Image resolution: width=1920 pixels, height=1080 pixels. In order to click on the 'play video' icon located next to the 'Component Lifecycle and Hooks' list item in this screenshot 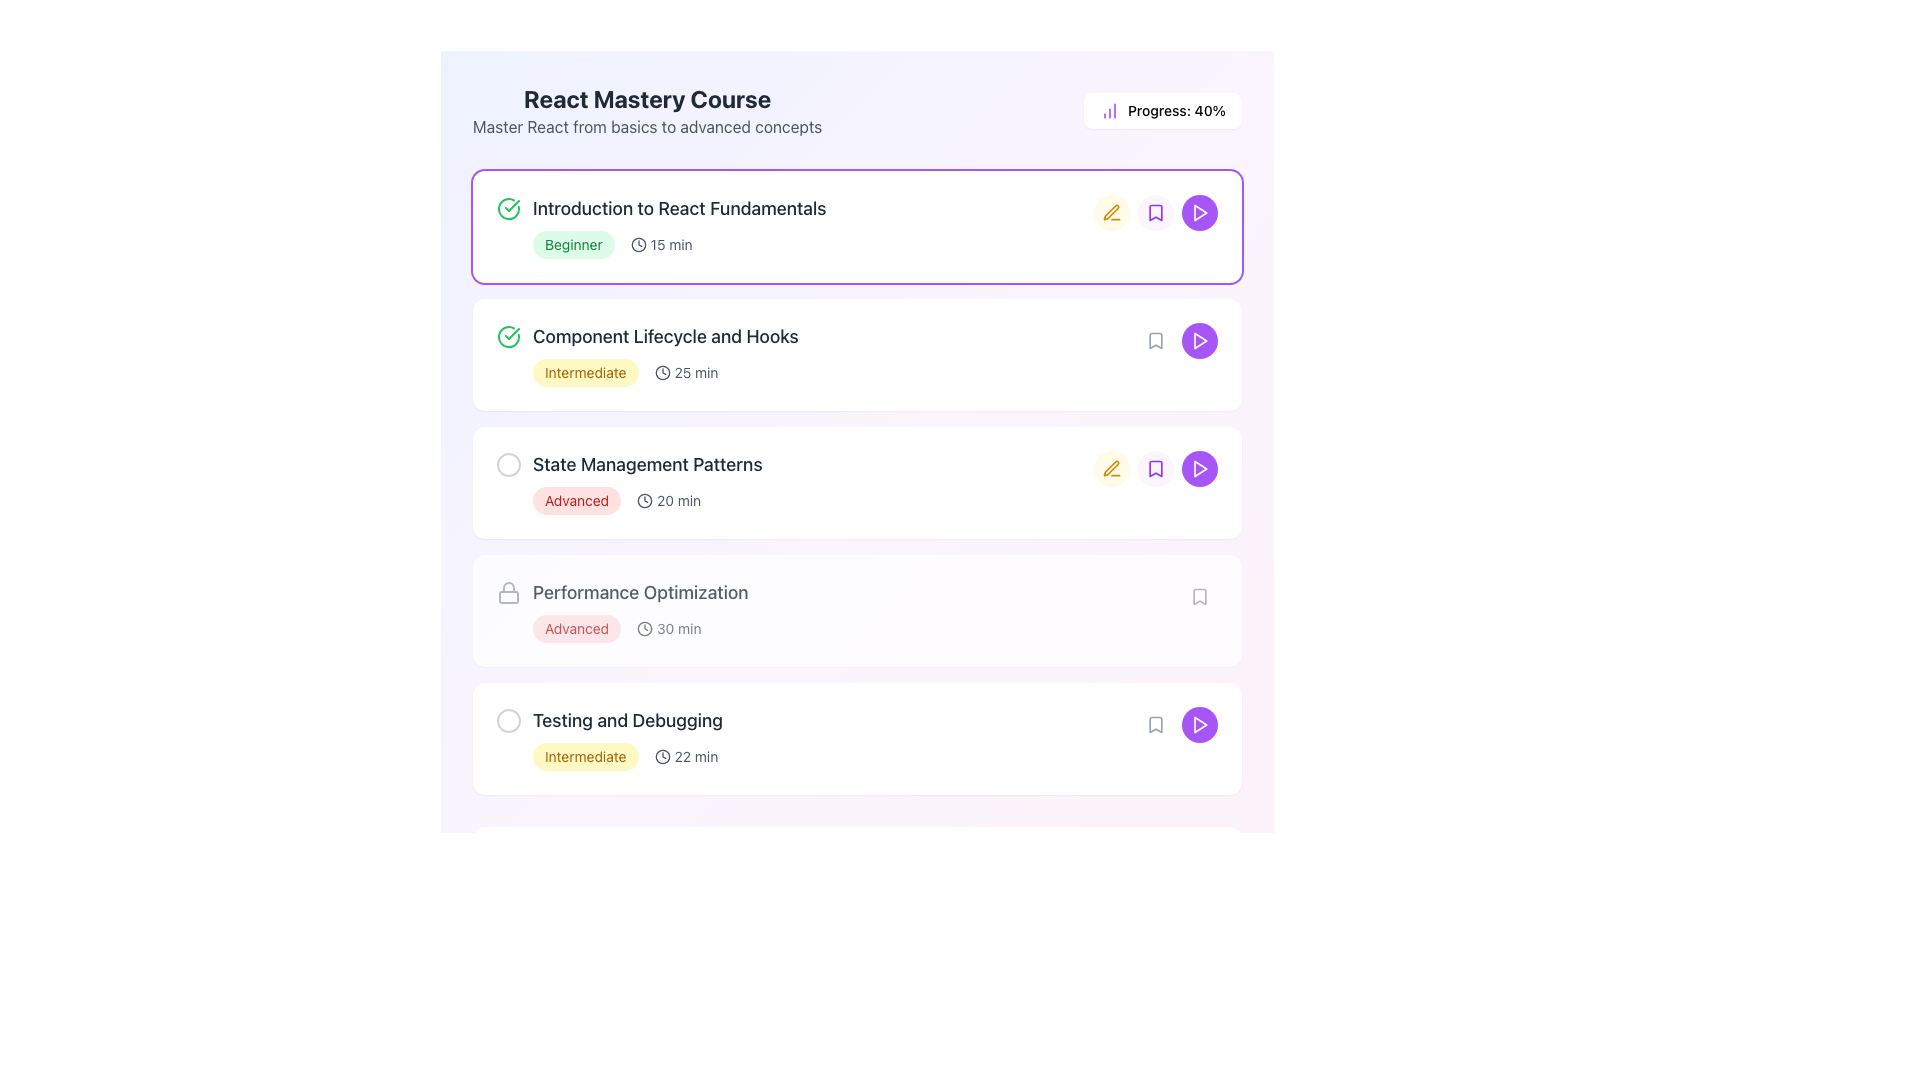, I will do `click(1200, 469)`.